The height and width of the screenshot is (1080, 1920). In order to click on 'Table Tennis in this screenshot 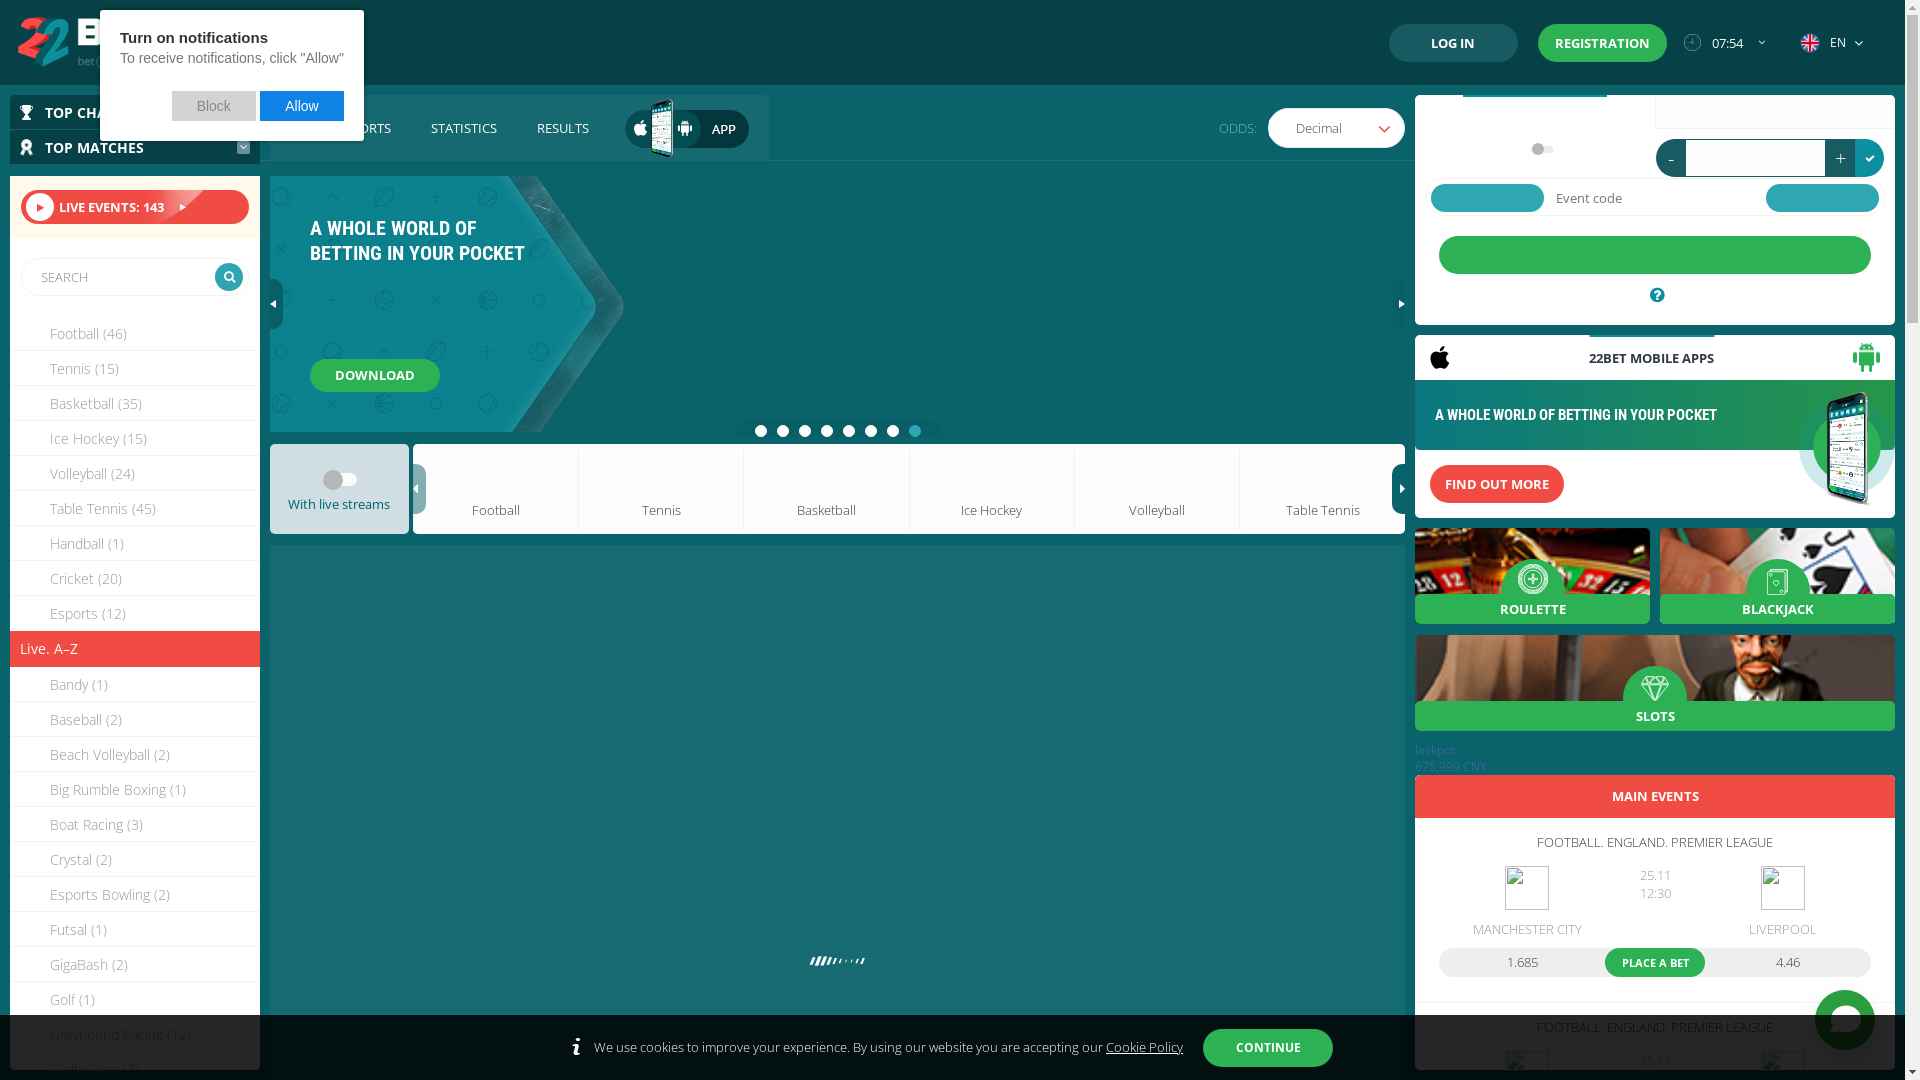, I will do `click(133, 507)`.